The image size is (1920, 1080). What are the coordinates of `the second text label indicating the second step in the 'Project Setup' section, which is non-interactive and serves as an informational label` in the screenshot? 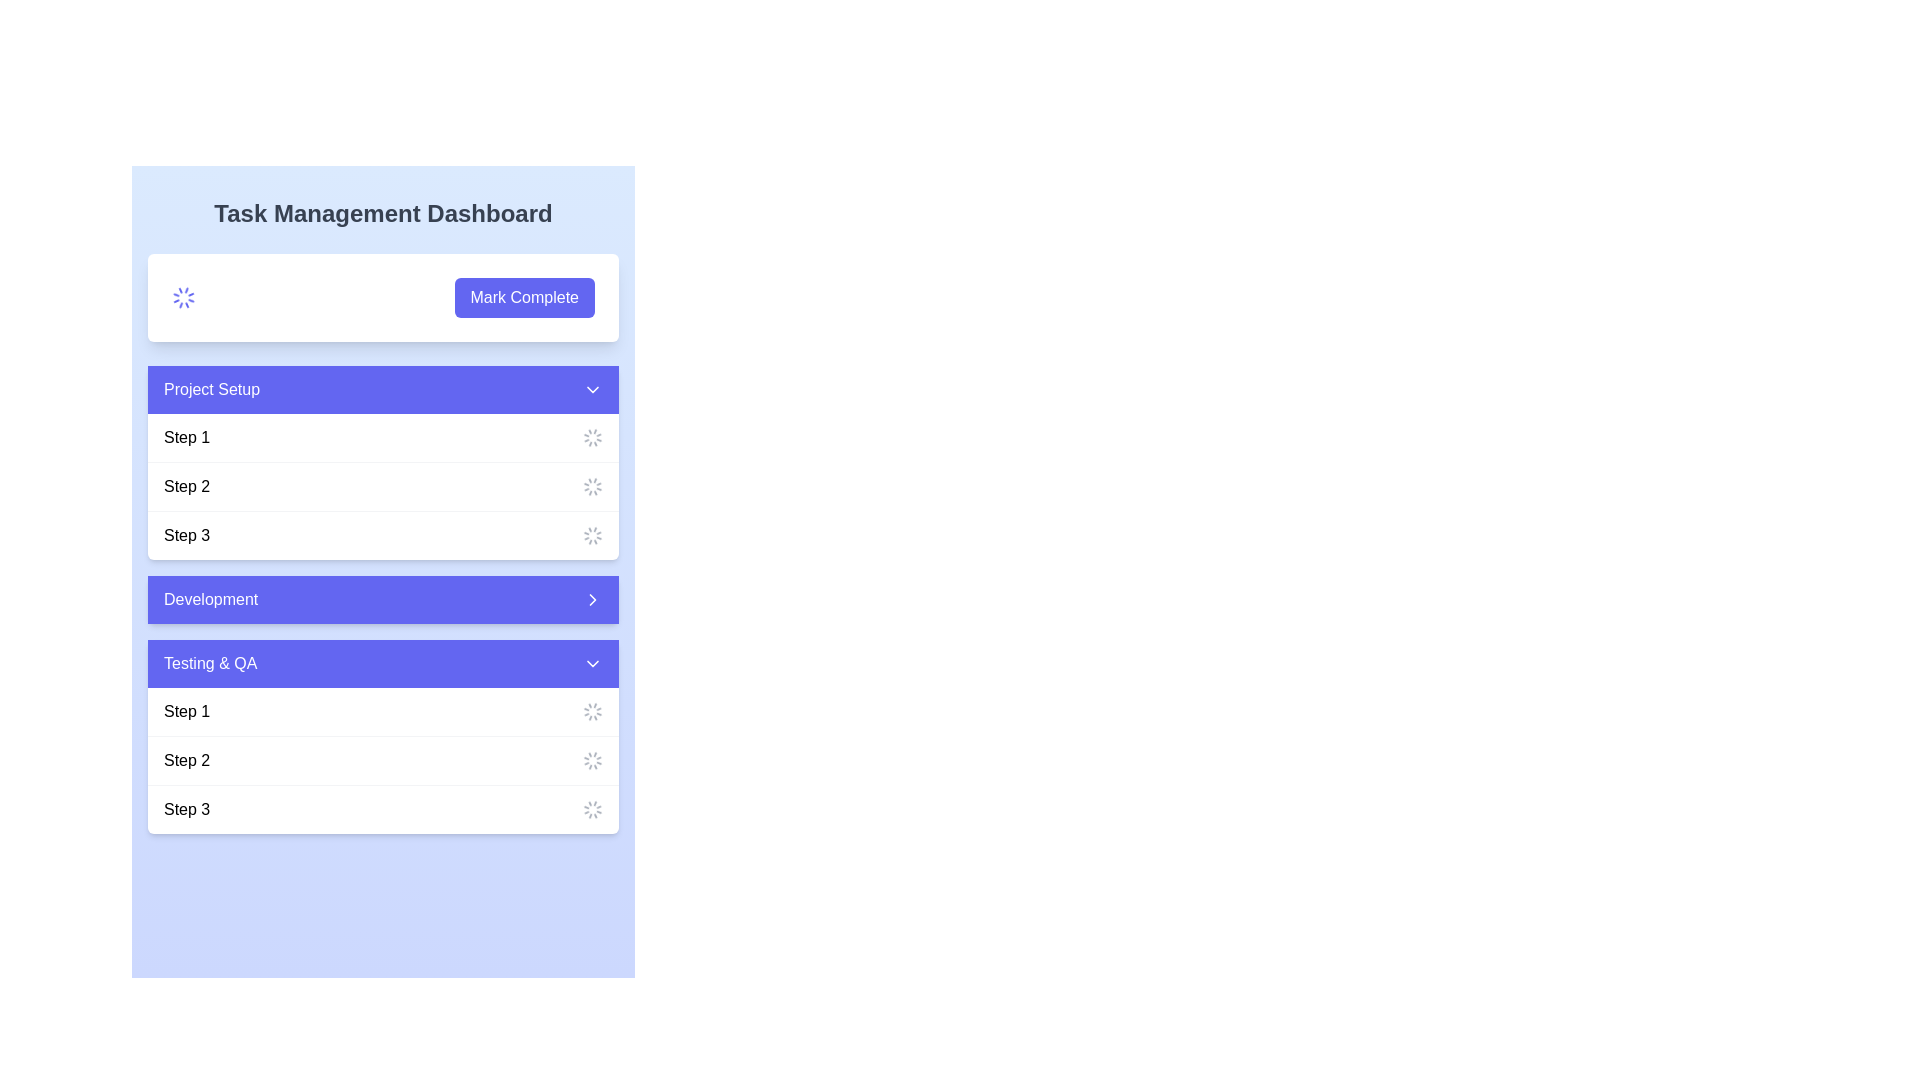 It's located at (187, 486).